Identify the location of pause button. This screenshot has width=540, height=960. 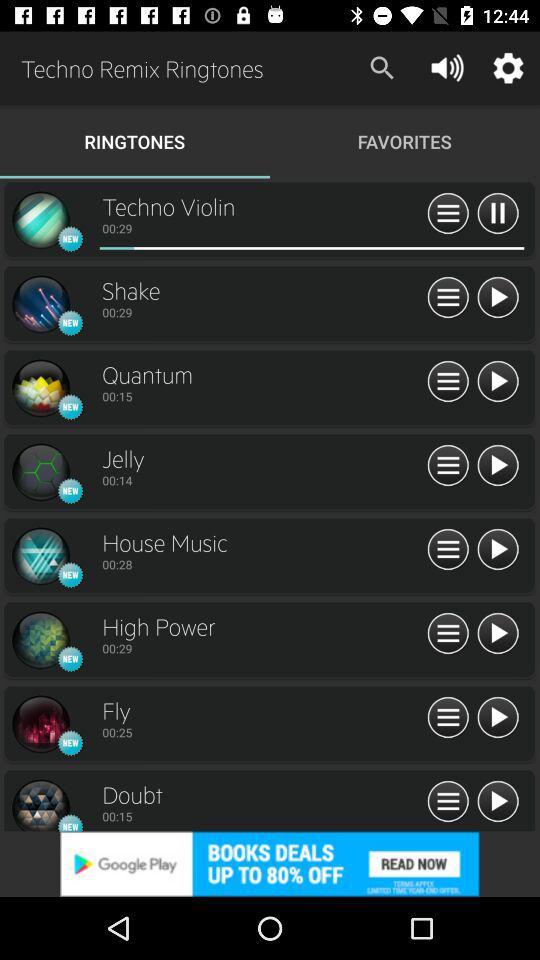
(496, 214).